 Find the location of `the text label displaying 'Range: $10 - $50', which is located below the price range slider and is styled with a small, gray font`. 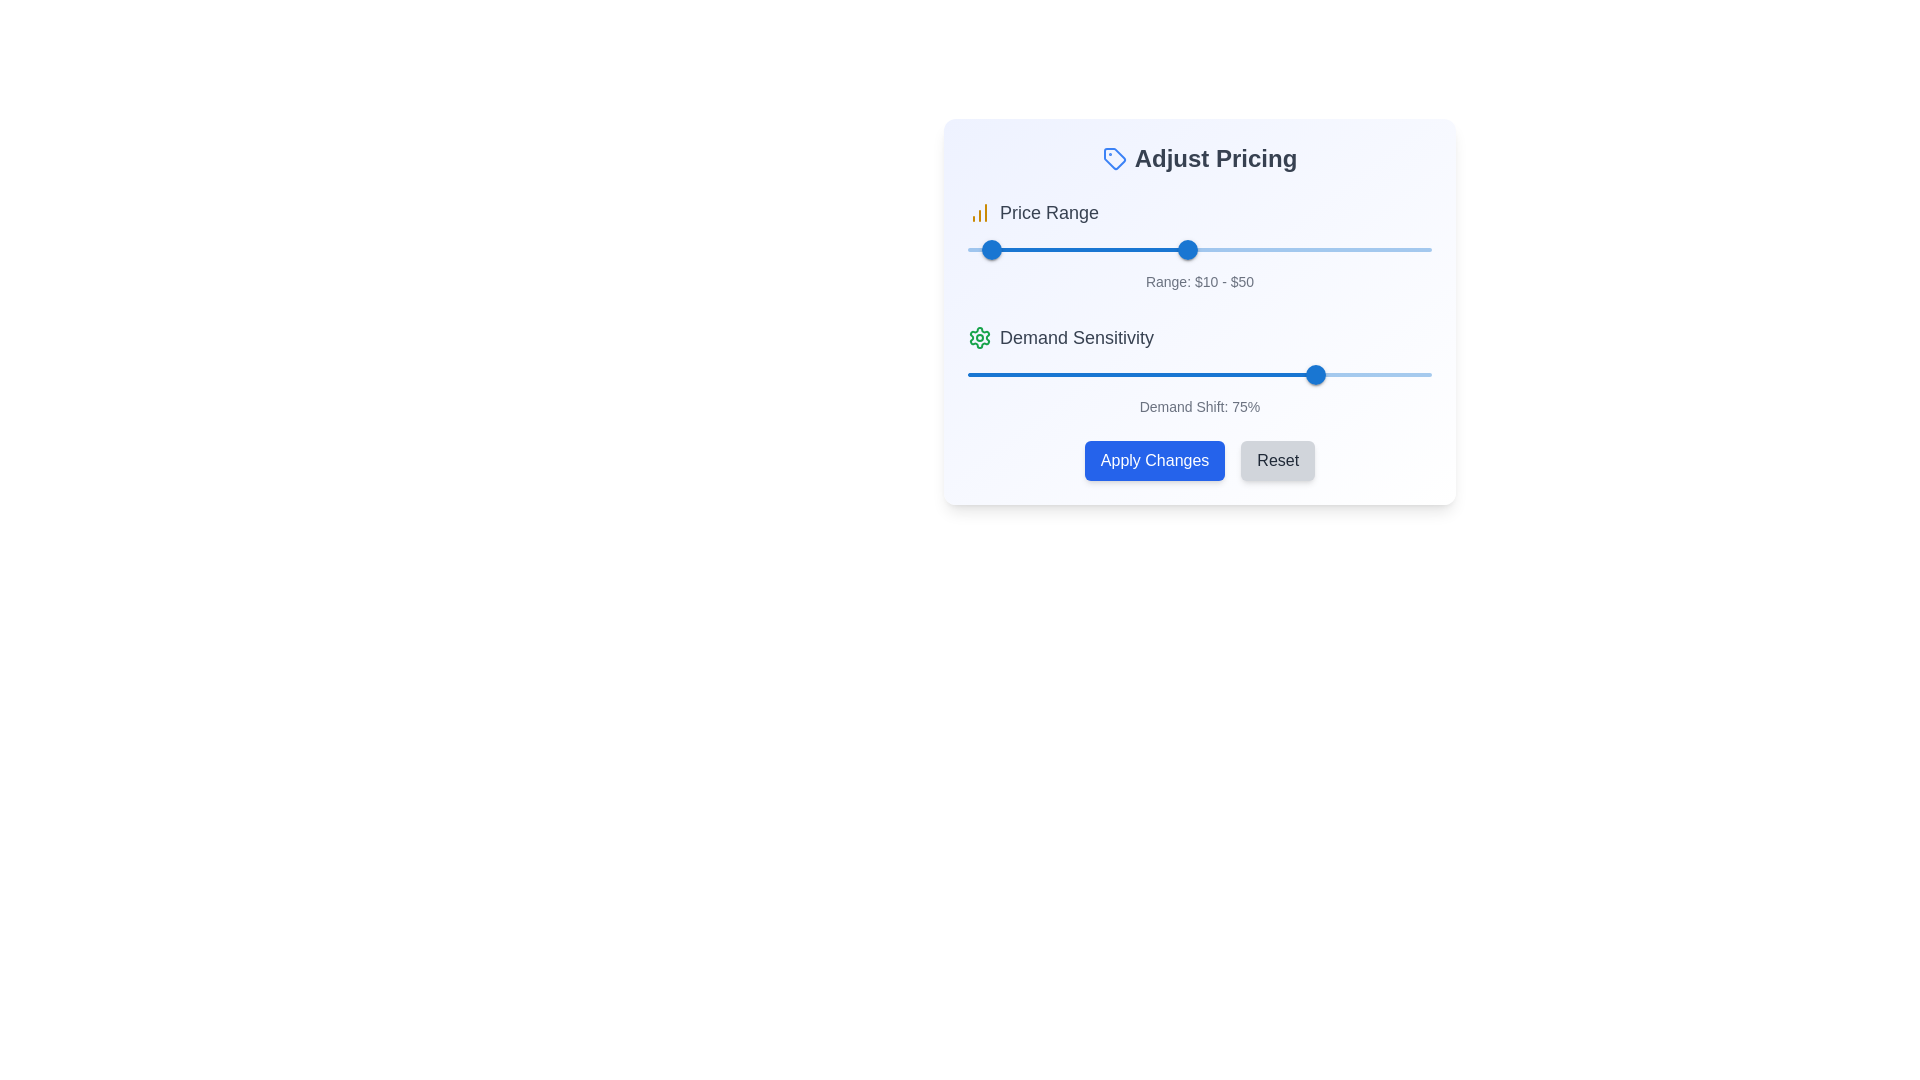

the text label displaying 'Range: $10 - $50', which is located below the price range slider and is styled with a small, gray font is located at coordinates (1200, 281).